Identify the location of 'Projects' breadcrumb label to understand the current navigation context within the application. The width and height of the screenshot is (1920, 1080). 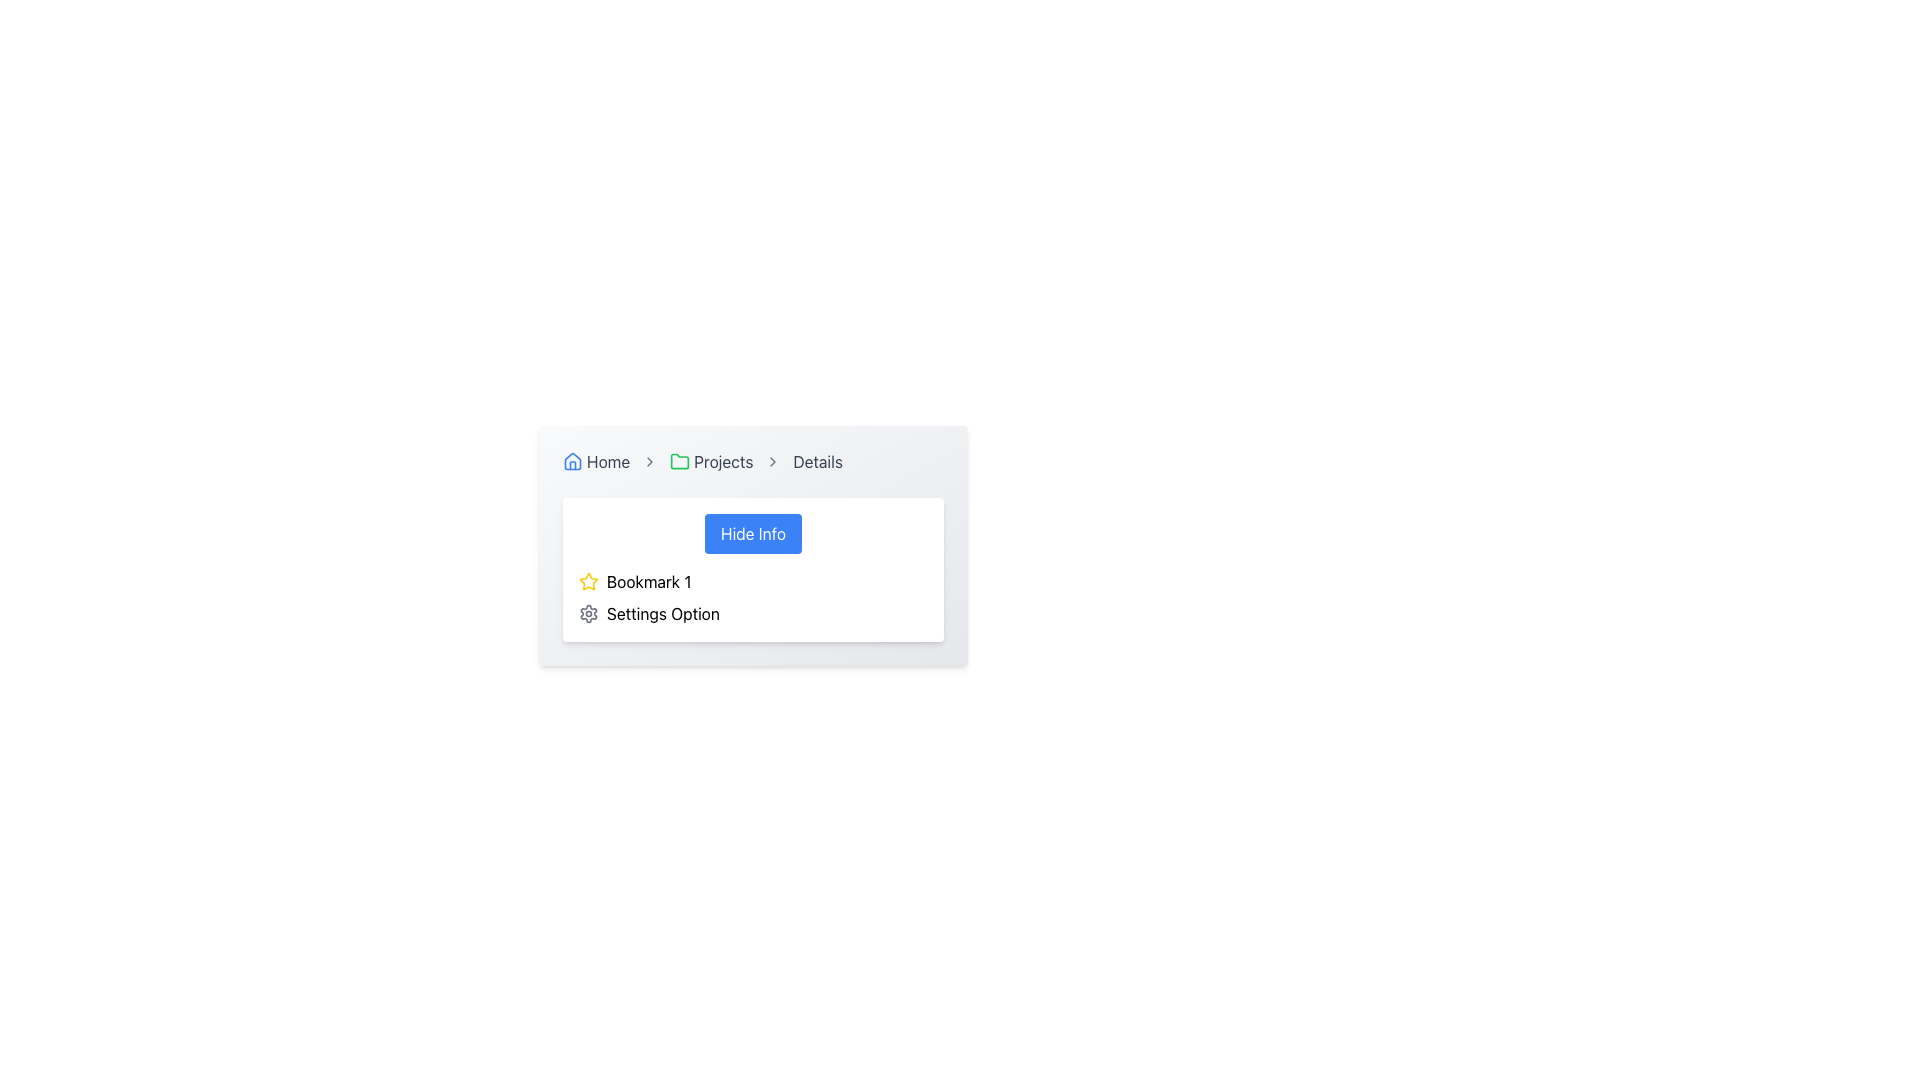
(722, 462).